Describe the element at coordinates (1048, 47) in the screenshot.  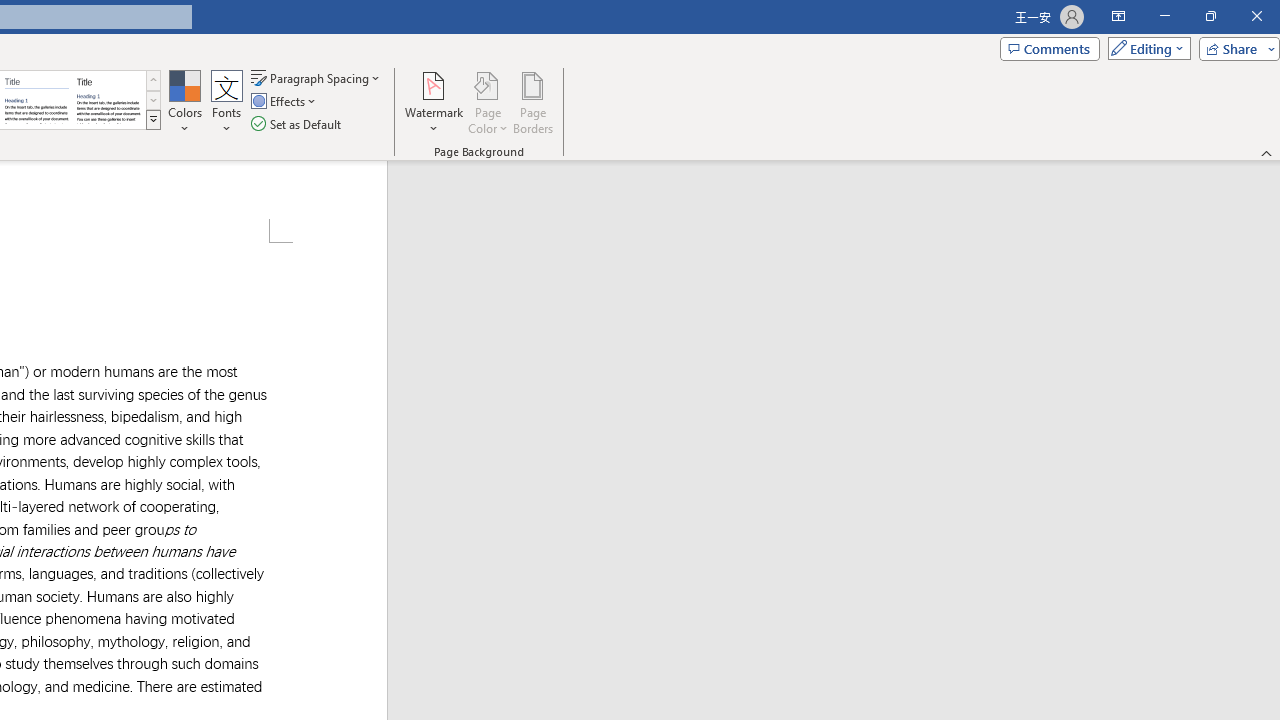
I see `'Comments'` at that location.